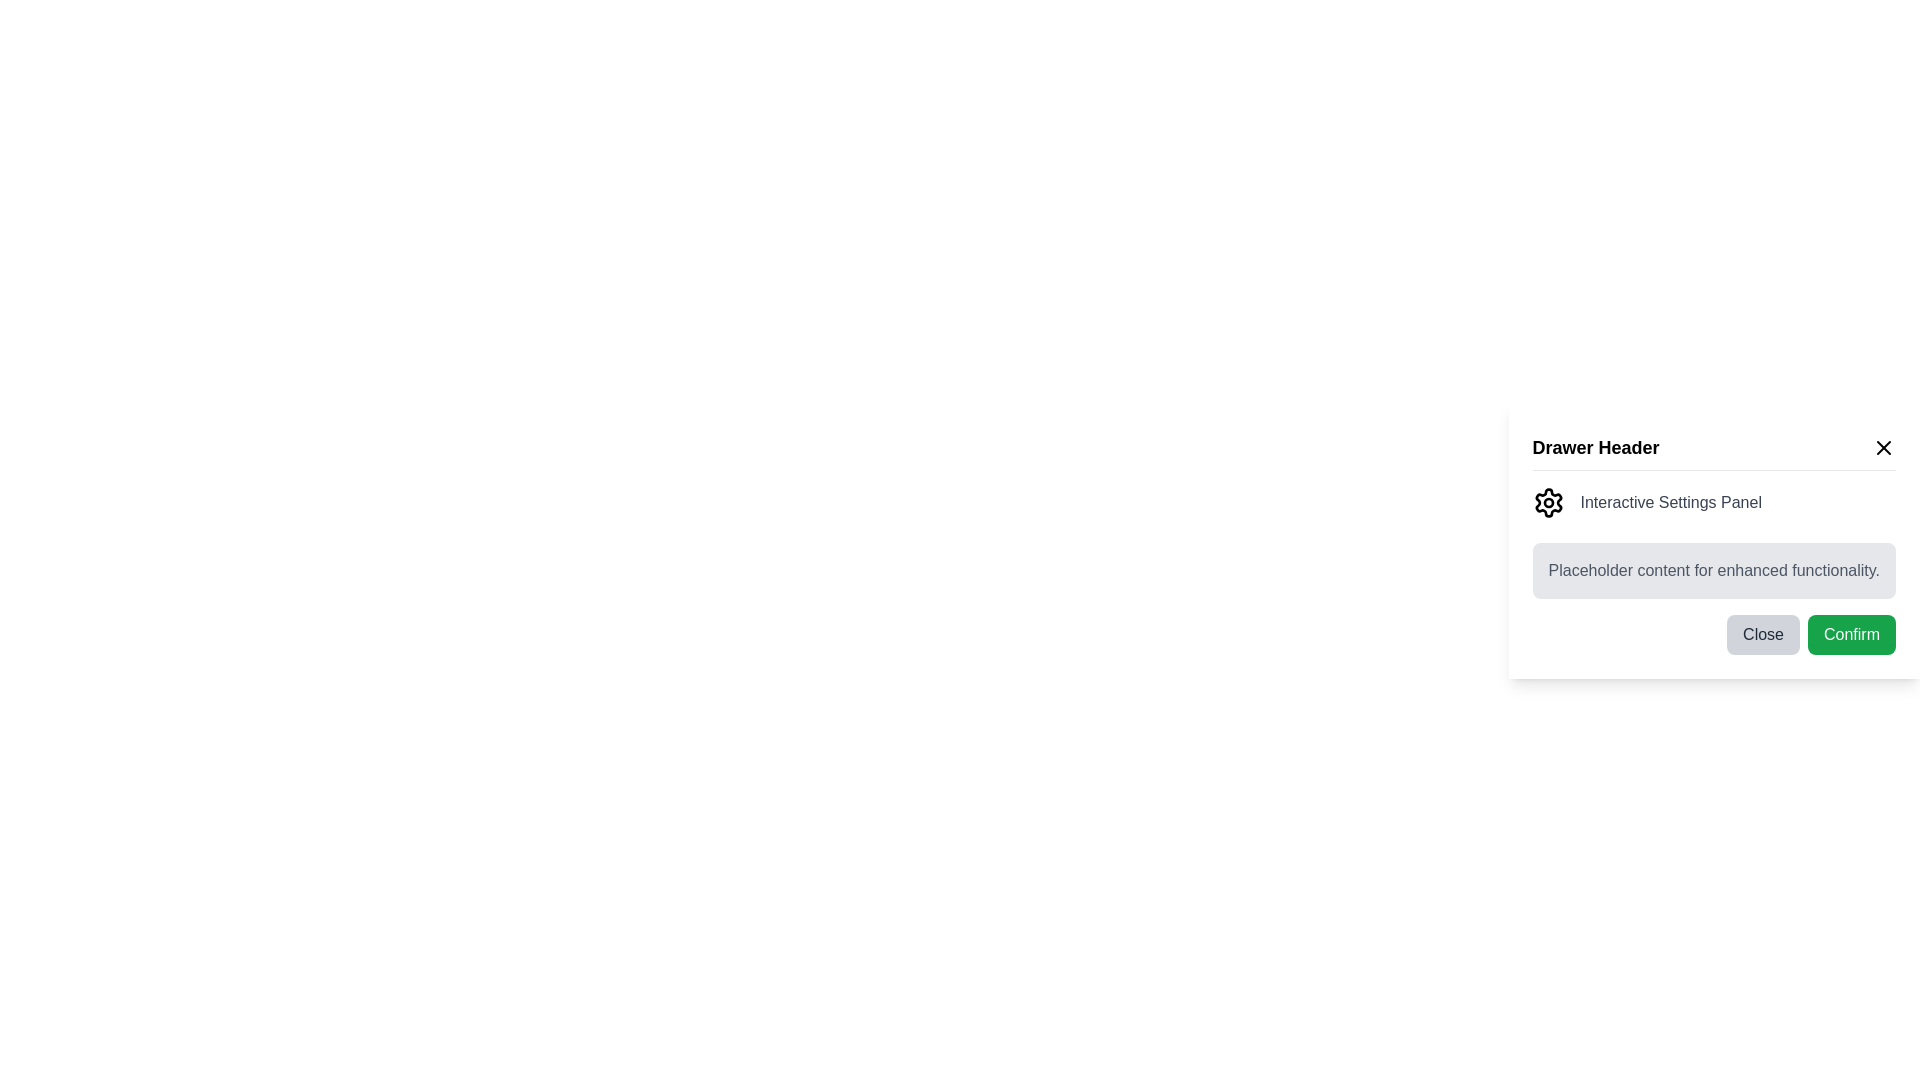  Describe the element at coordinates (1595, 446) in the screenshot. I see `the static text element that serves as a title or label for the panel, positioned at the top-left corner of the panel` at that location.